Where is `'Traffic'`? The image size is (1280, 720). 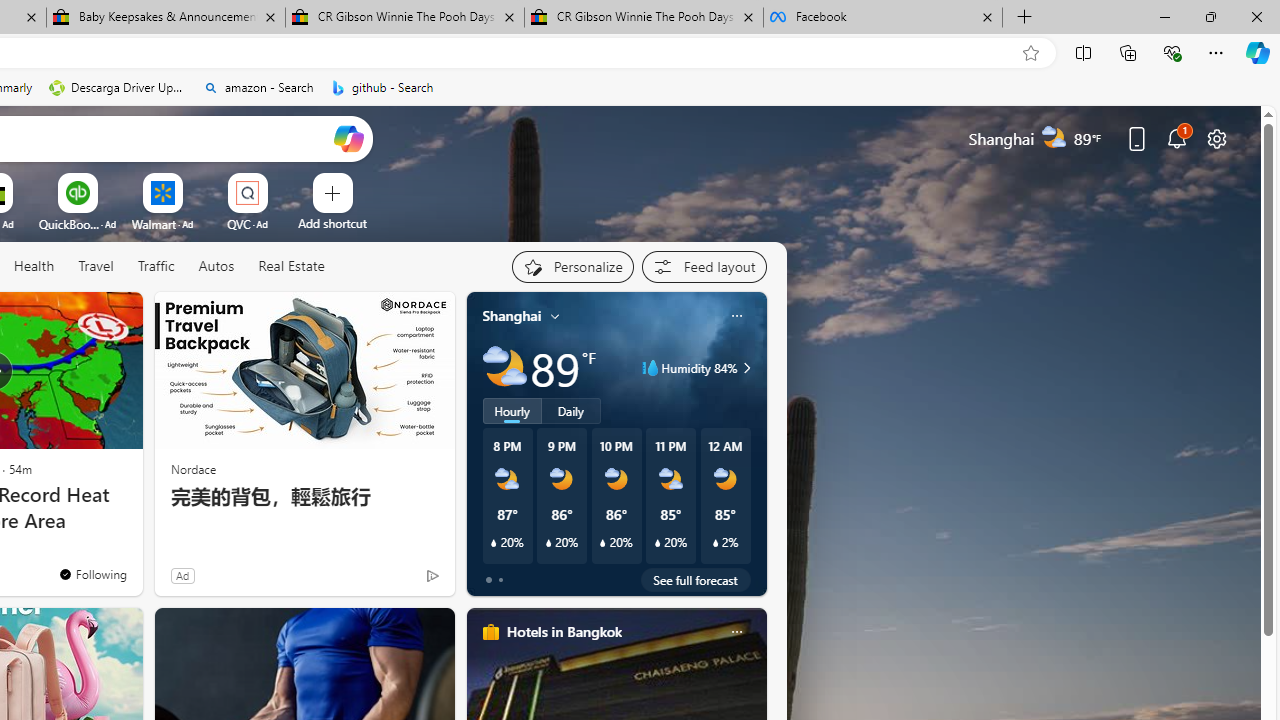 'Traffic' is located at coordinates (155, 266).